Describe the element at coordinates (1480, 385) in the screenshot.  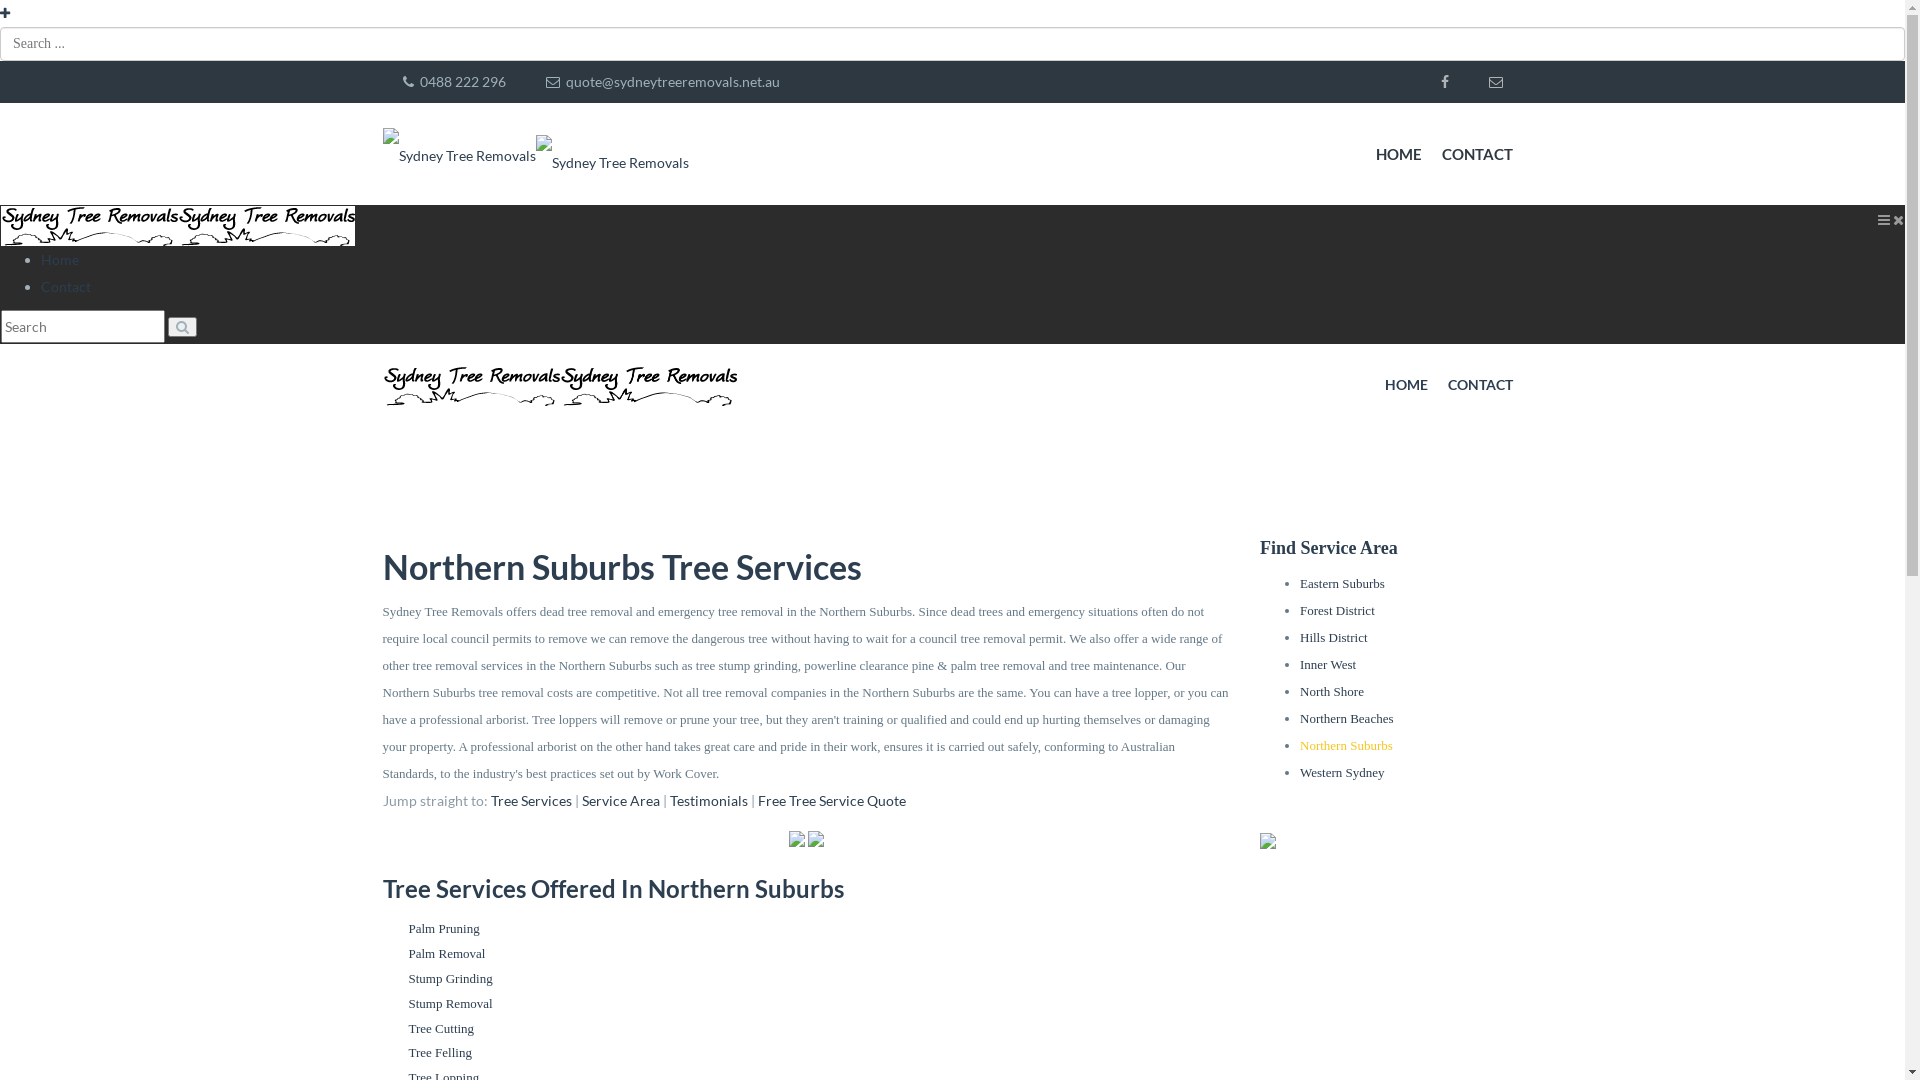
I see `'CONTACT'` at that location.